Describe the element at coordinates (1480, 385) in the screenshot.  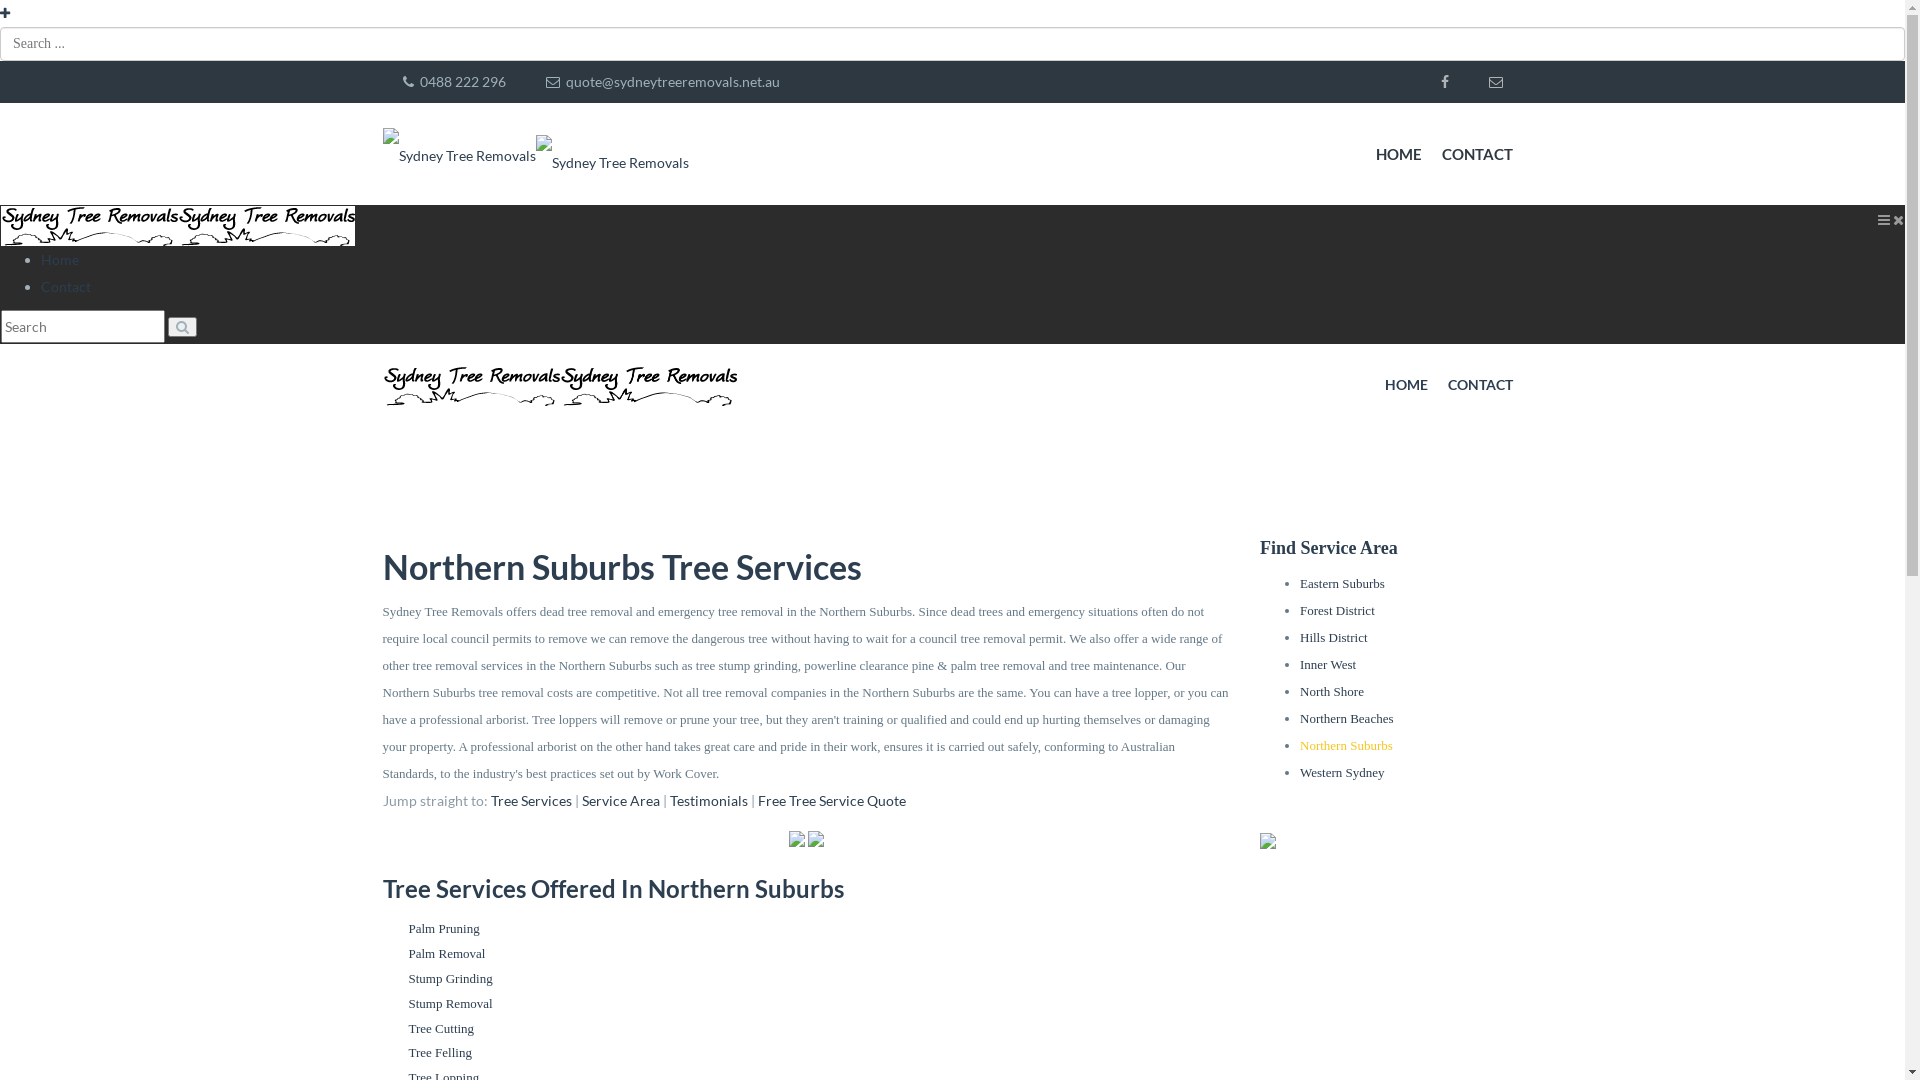
I see `'CONTACT'` at that location.